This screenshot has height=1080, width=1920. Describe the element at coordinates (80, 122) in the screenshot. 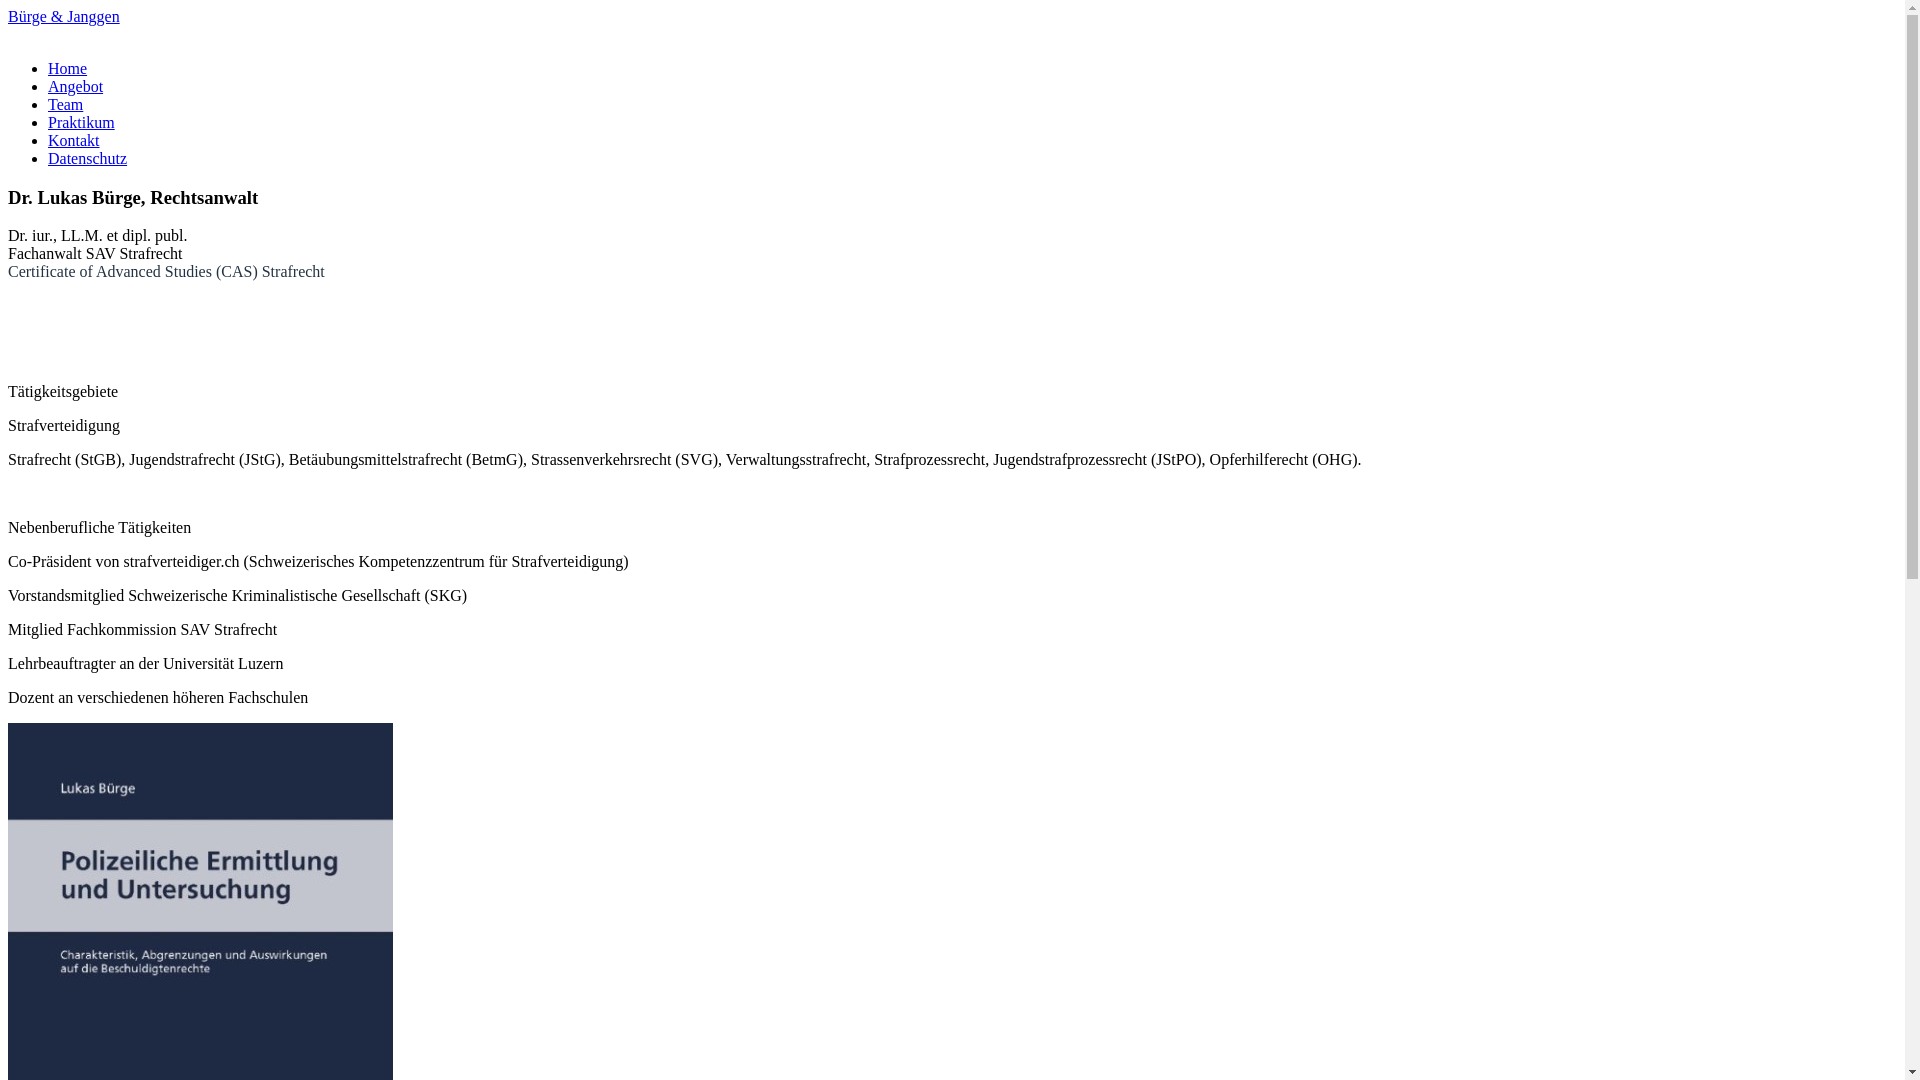

I see `'Praktikum'` at that location.